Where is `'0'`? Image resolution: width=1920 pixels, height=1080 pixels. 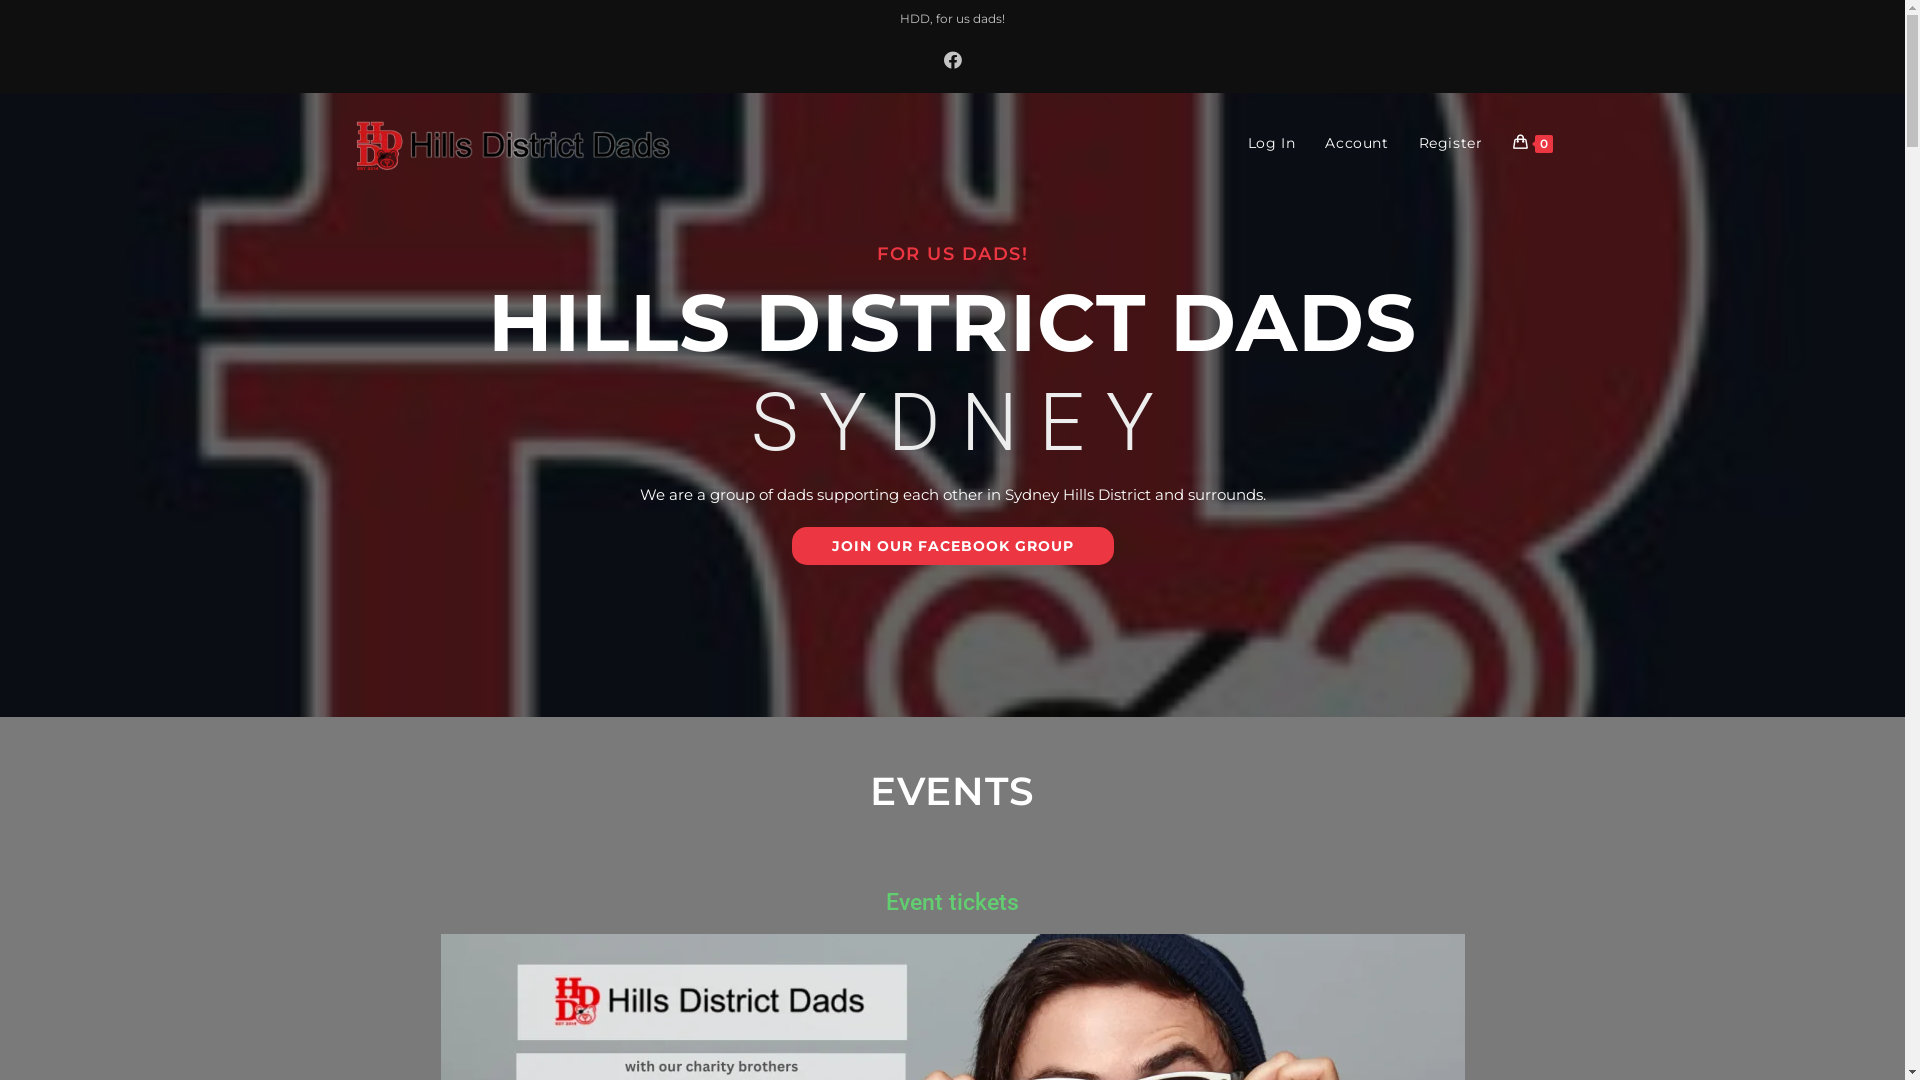
'0' is located at coordinates (1497, 141).